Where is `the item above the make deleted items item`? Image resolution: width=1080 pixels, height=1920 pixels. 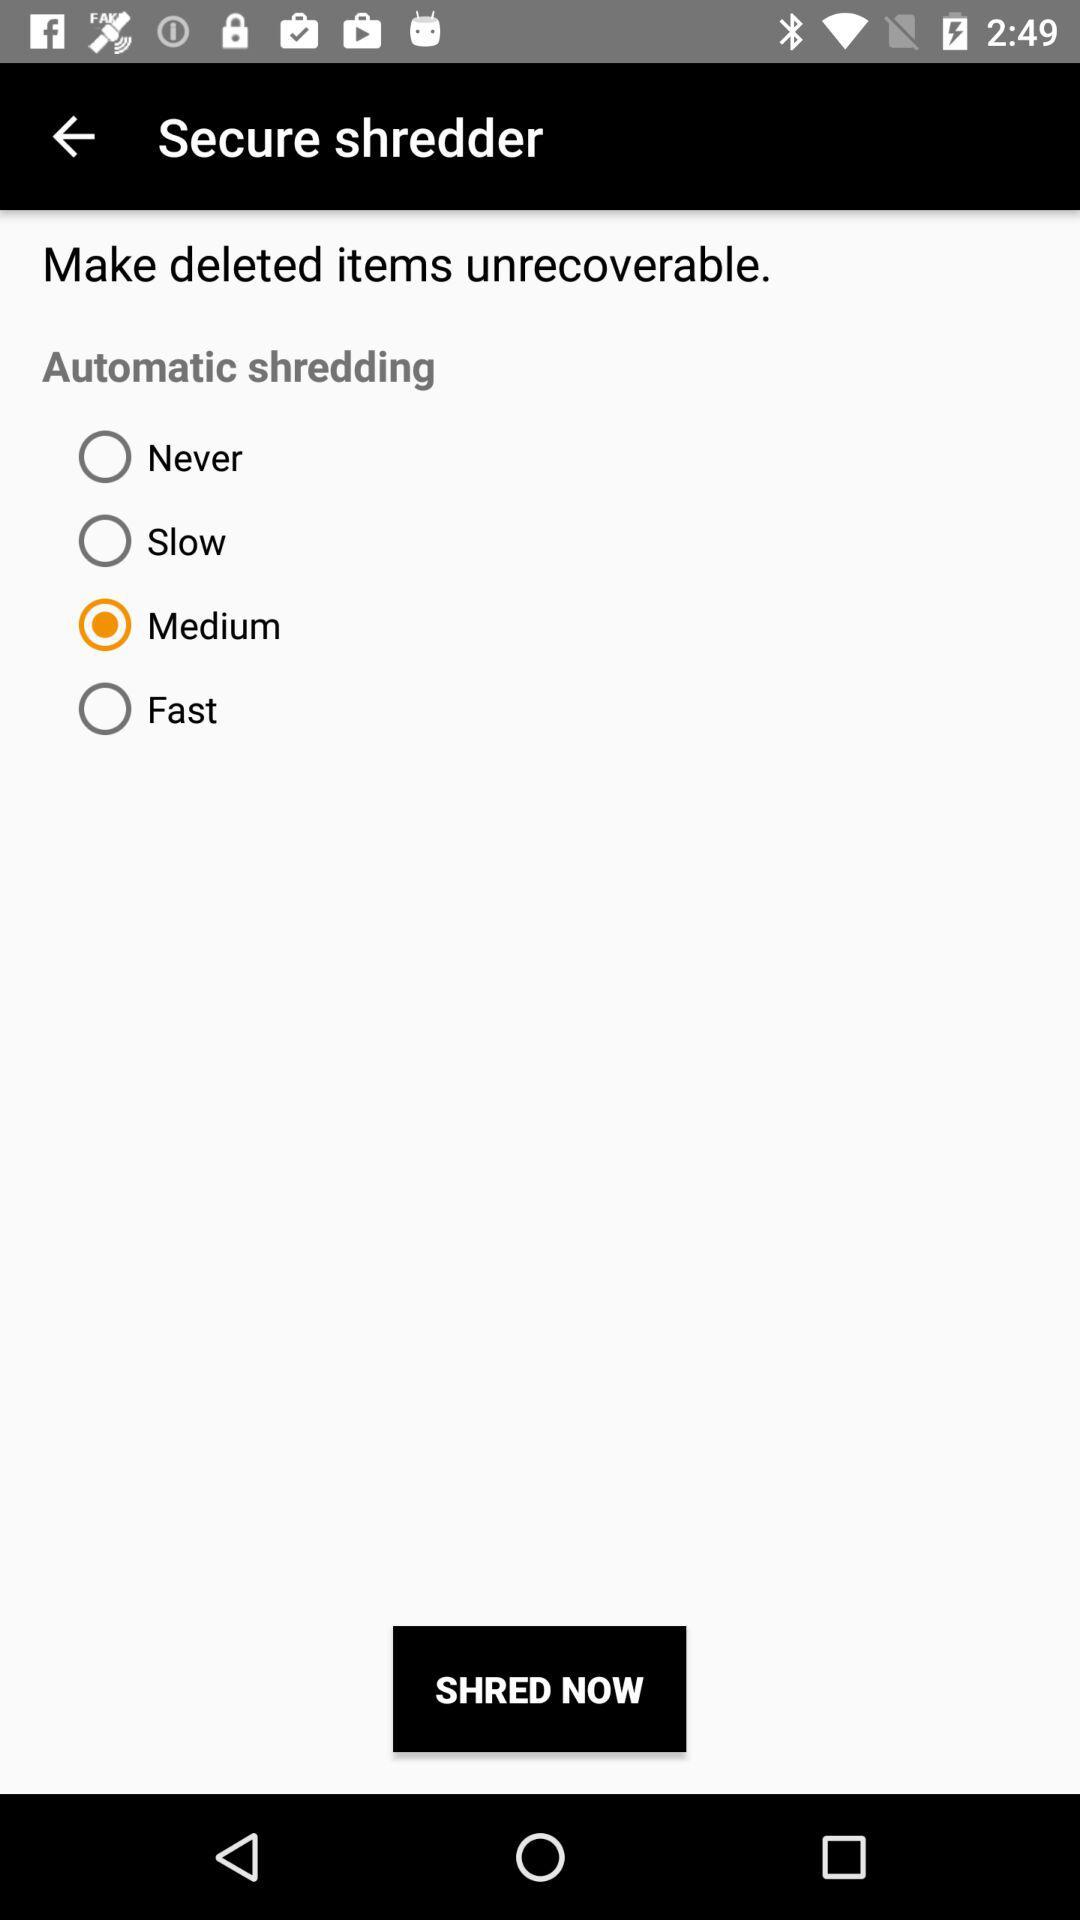
the item above the make deleted items item is located at coordinates (72, 135).